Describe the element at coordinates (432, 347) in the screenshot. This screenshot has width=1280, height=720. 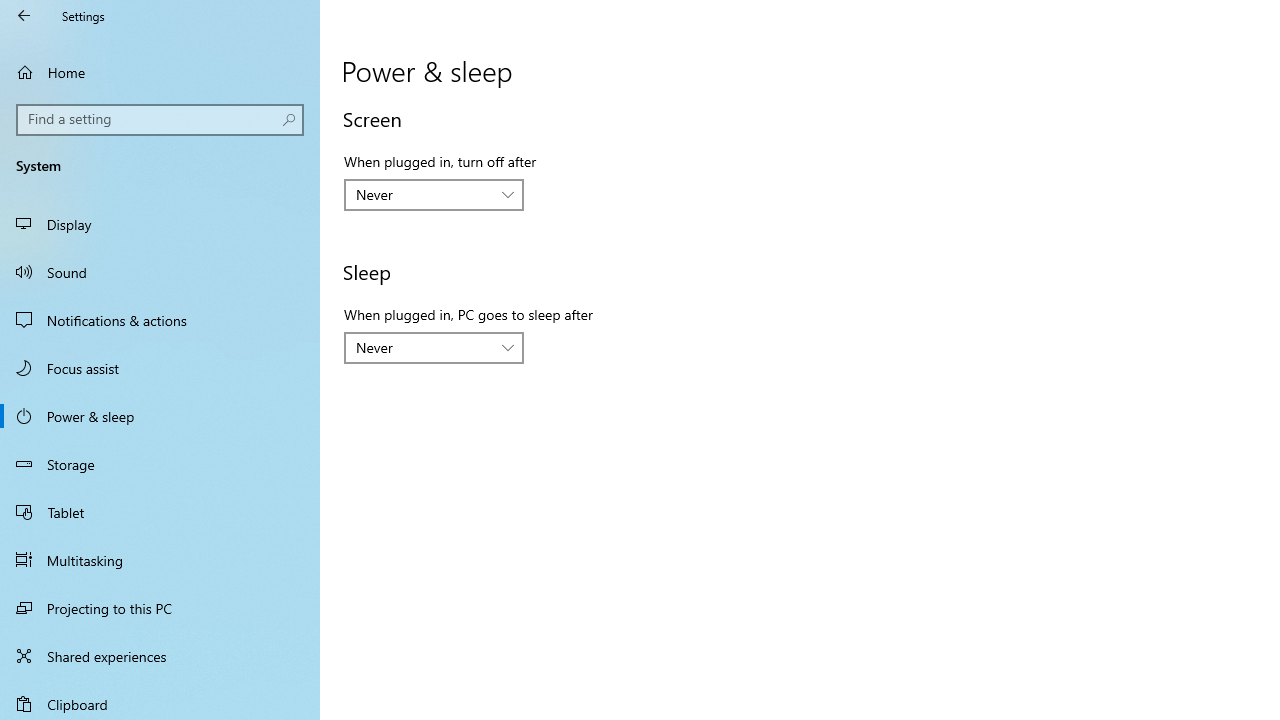
I see `'When plugged in, PC goes to sleep after'` at that location.